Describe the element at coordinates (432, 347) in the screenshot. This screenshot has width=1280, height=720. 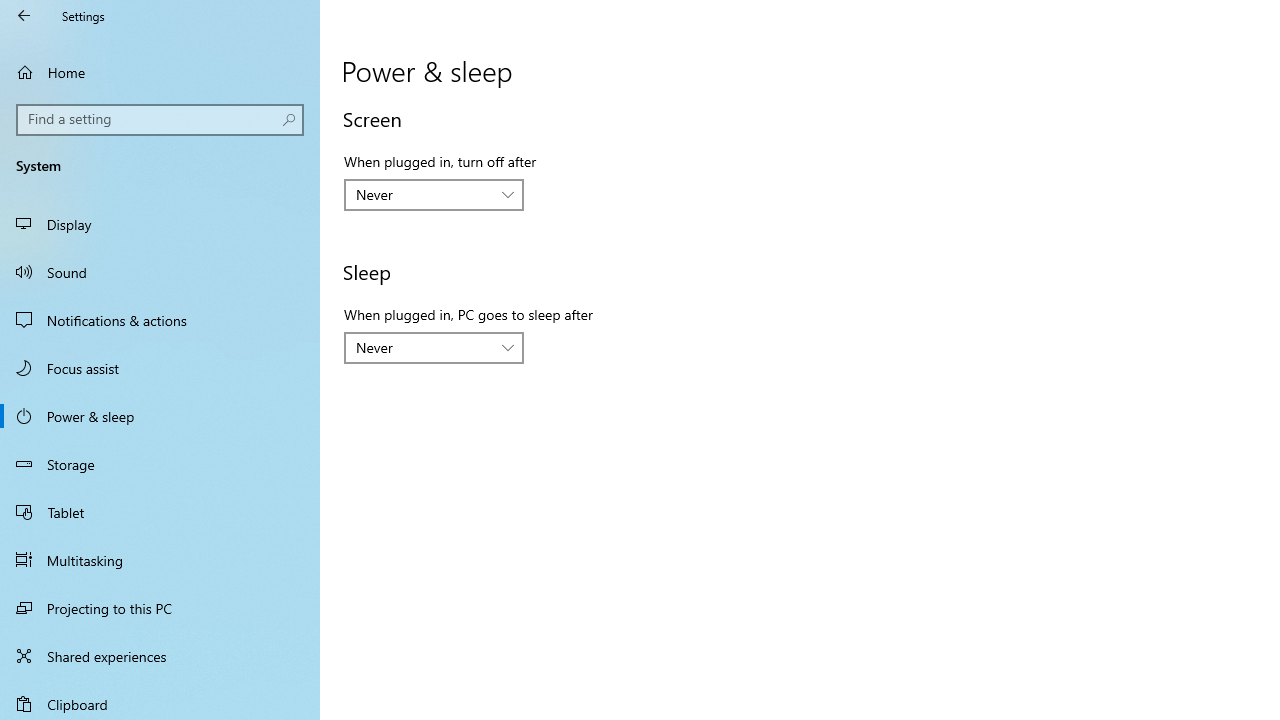
I see `'When plugged in, PC goes to sleep after'` at that location.